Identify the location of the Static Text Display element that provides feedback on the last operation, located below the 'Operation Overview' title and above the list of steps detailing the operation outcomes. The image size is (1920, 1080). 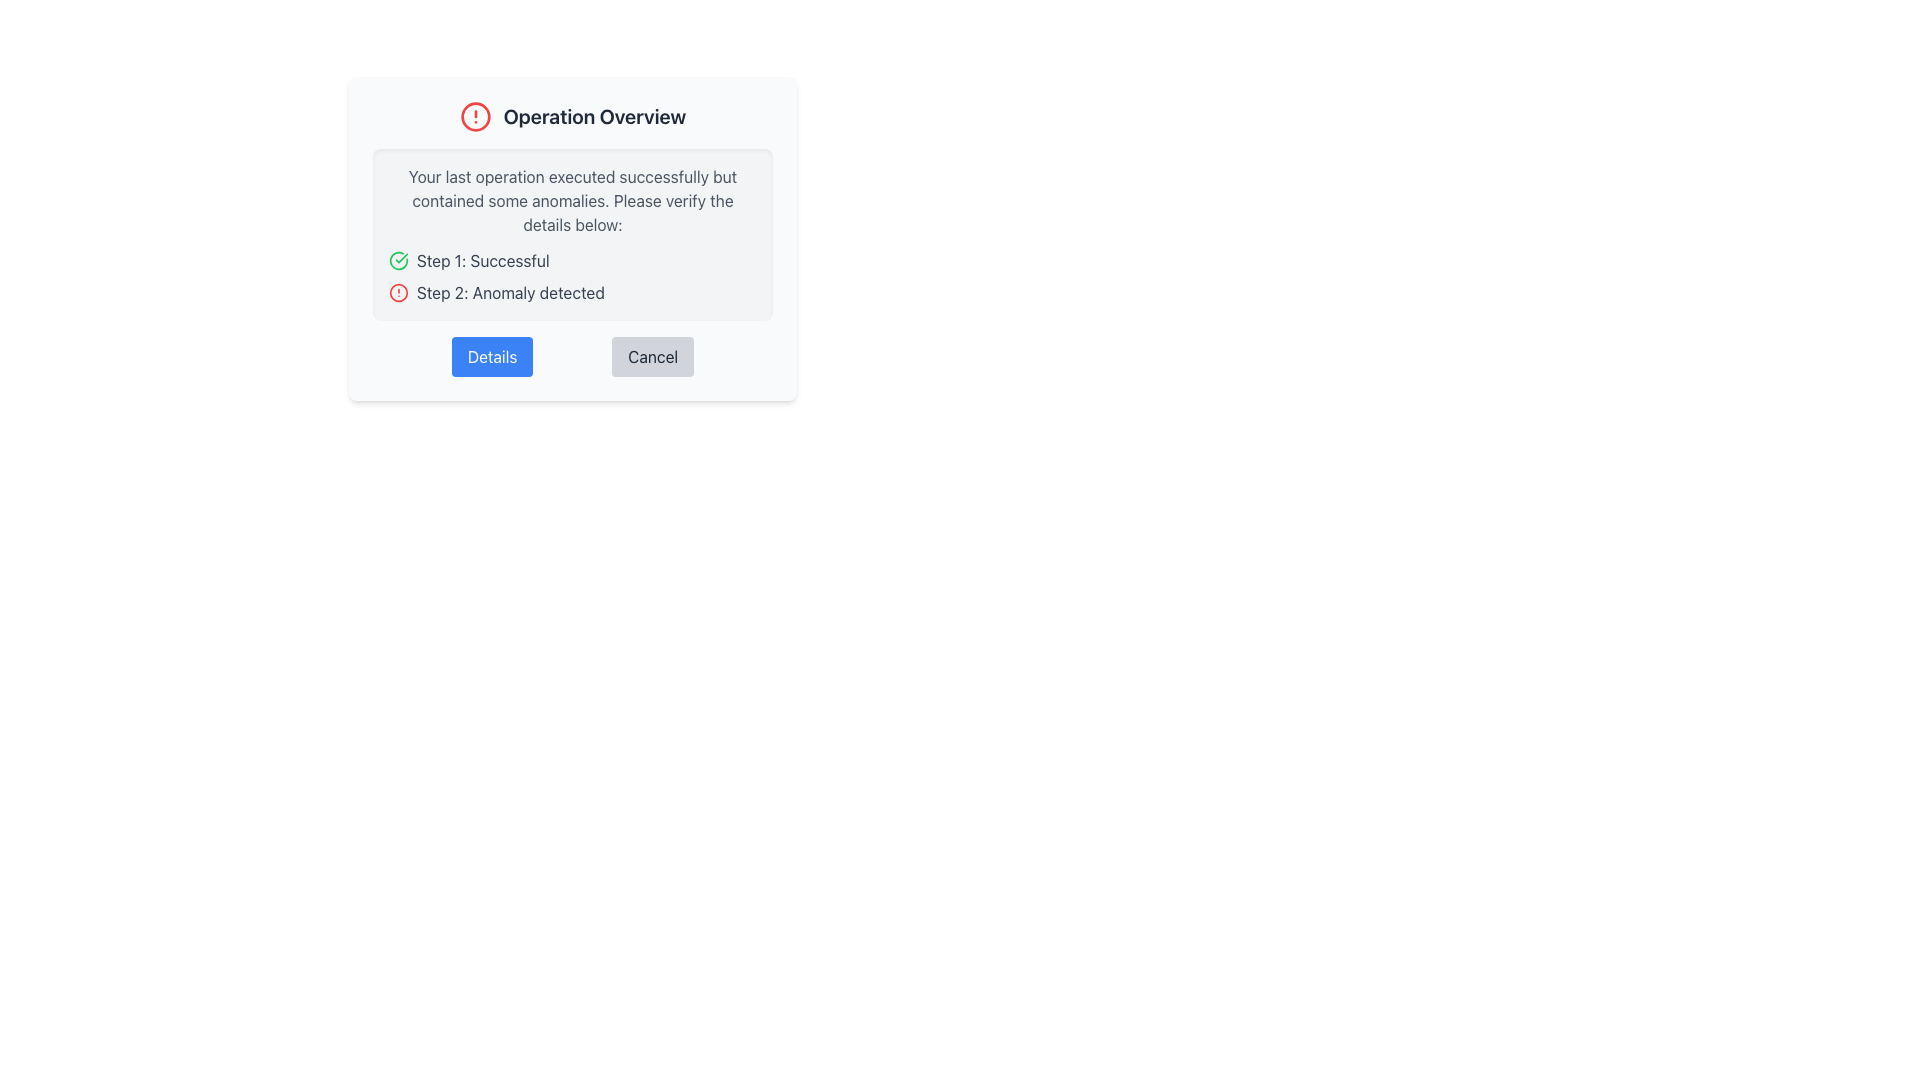
(571, 200).